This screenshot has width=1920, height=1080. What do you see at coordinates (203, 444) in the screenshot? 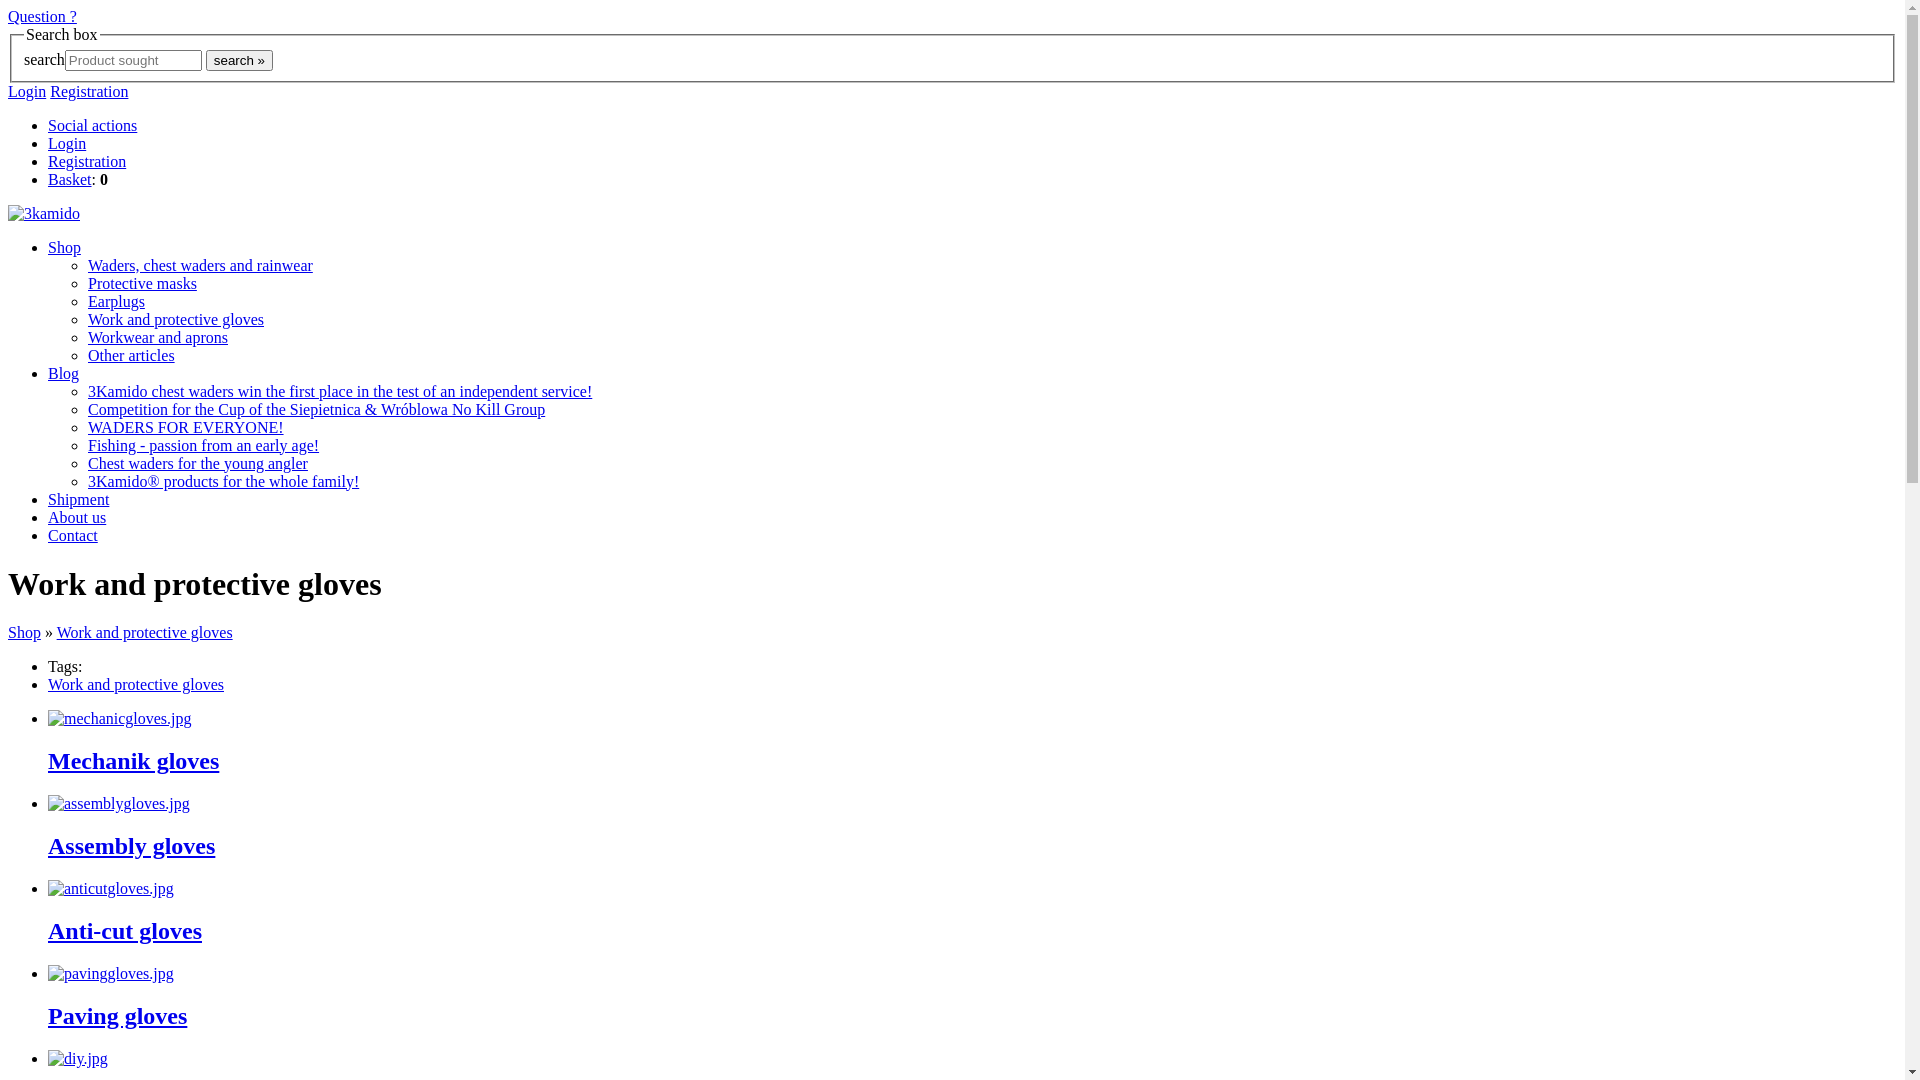
I see `'Fishing - passion from an early age!'` at bounding box center [203, 444].